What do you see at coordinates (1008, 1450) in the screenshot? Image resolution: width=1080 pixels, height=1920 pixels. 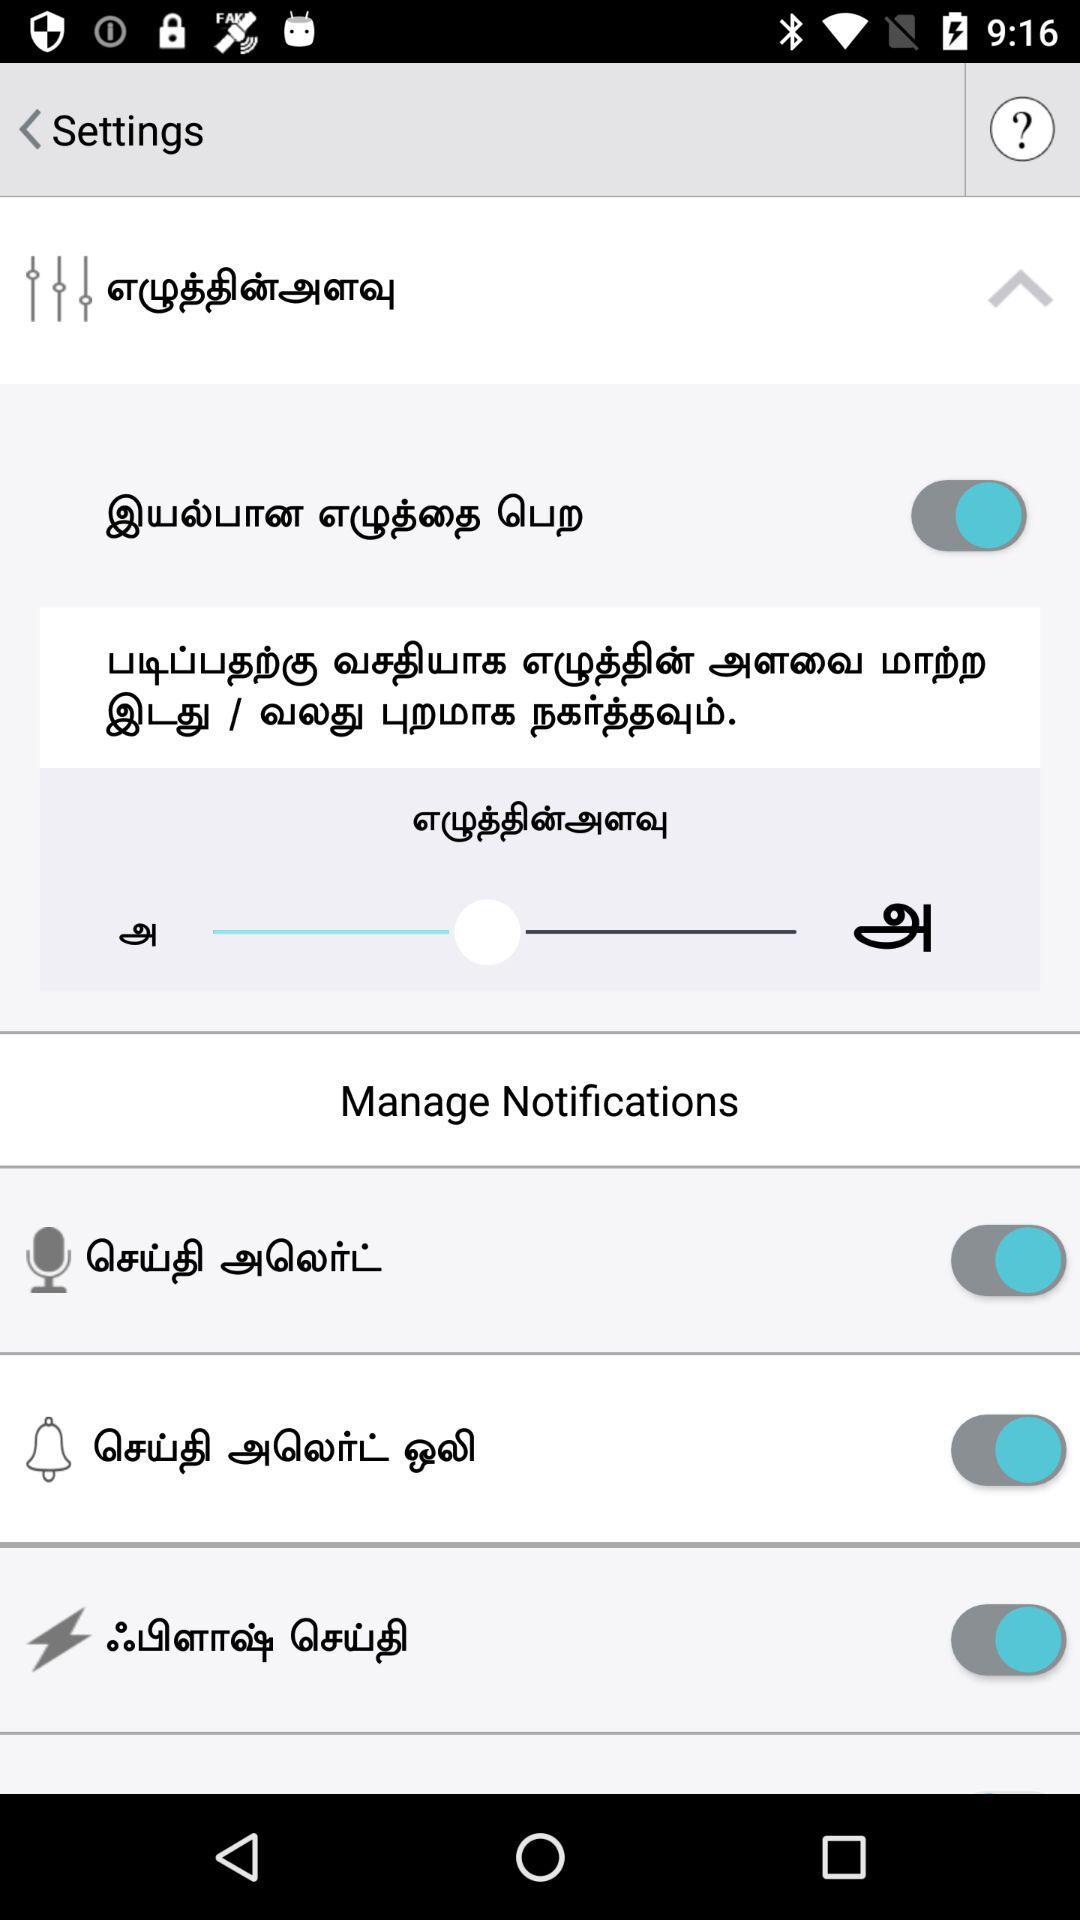 I see `enable/disable setting` at bounding box center [1008, 1450].